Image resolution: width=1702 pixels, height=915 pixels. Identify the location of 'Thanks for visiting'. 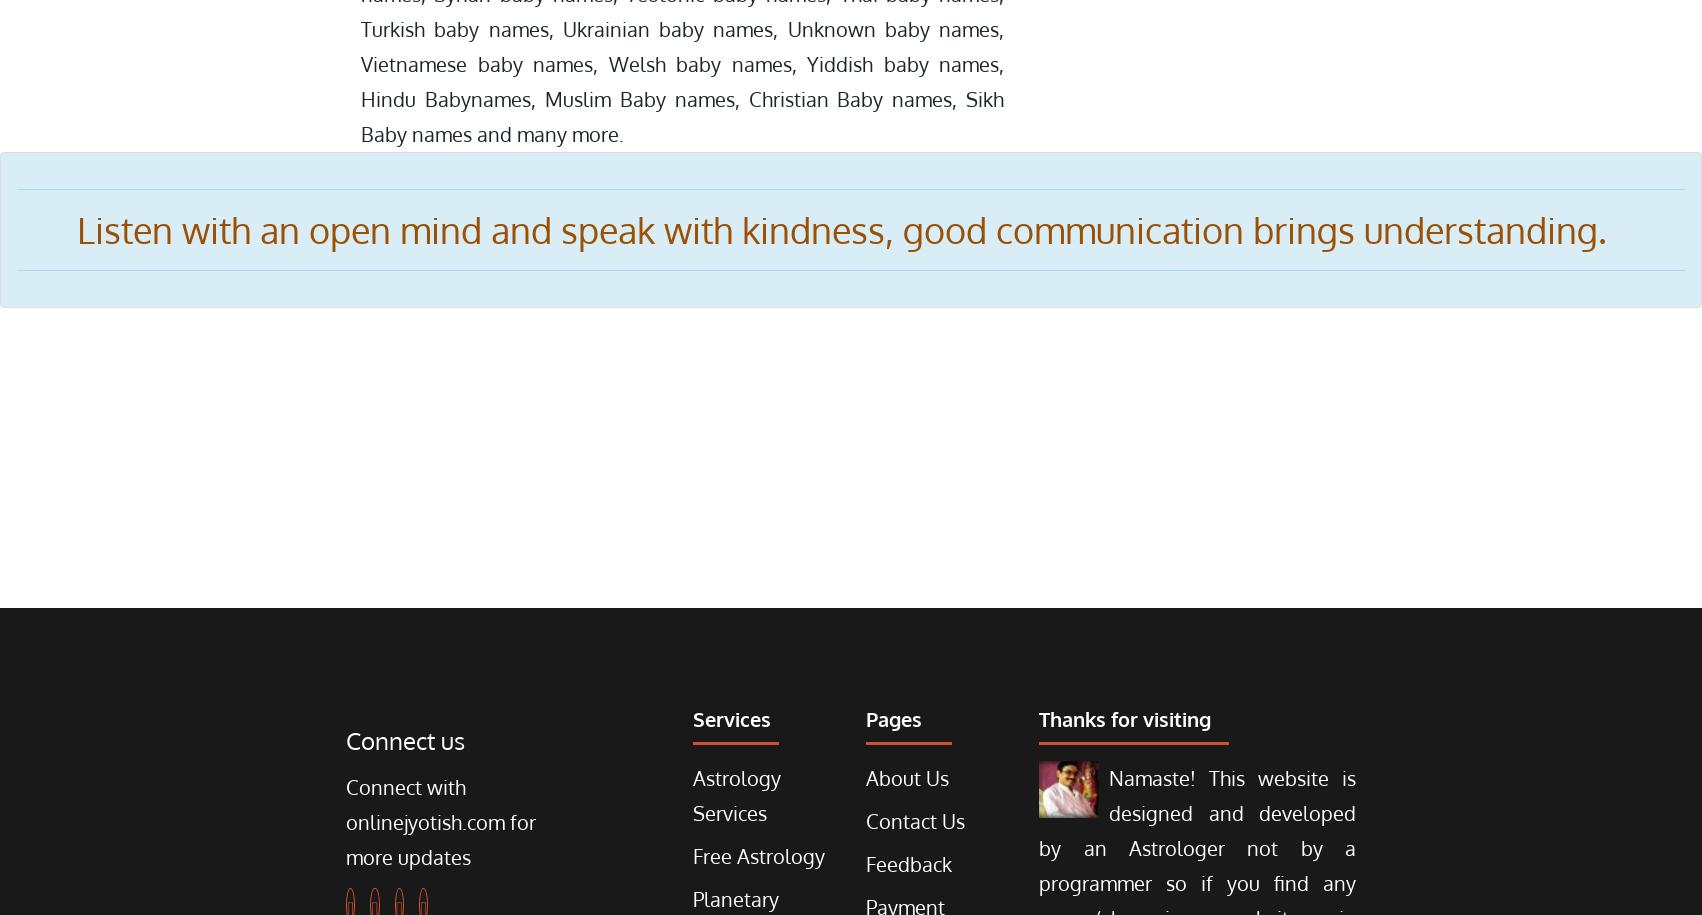
(1124, 719).